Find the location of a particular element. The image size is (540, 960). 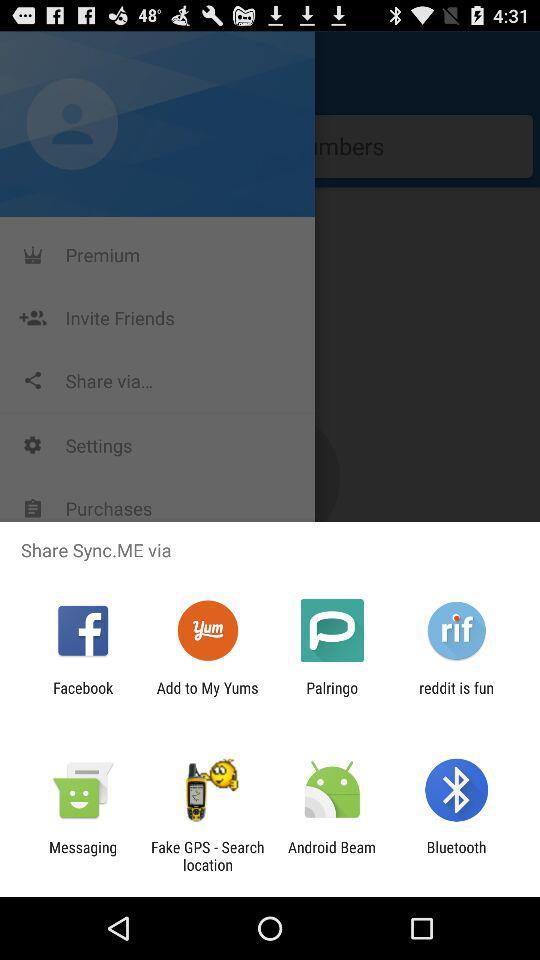

icon to the left of reddit is fun app is located at coordinates (332, 696).